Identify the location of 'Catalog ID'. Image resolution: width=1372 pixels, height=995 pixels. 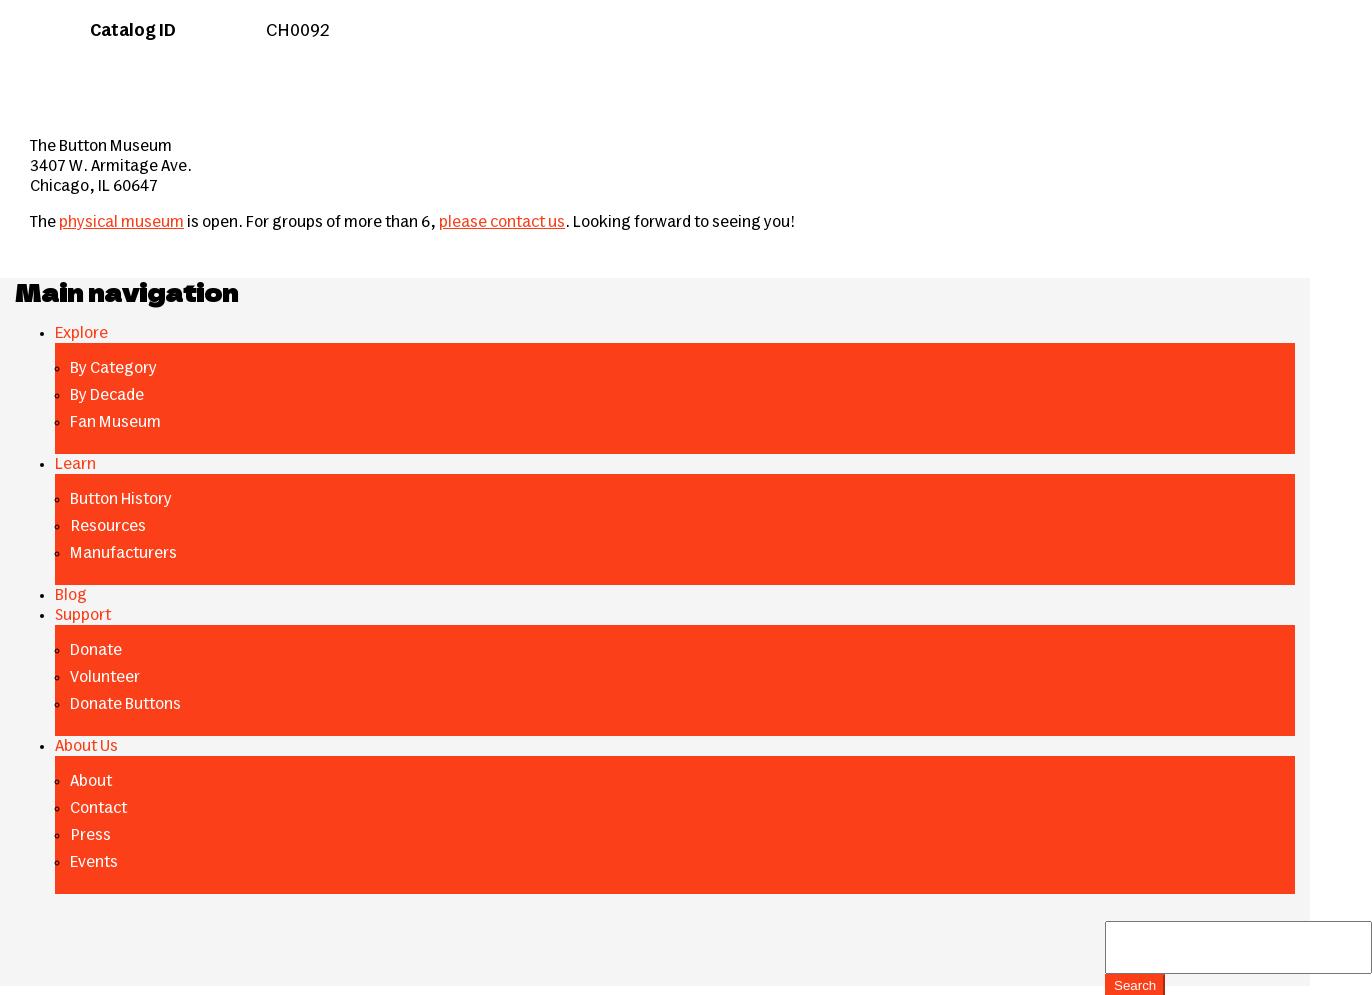
(132, 31).